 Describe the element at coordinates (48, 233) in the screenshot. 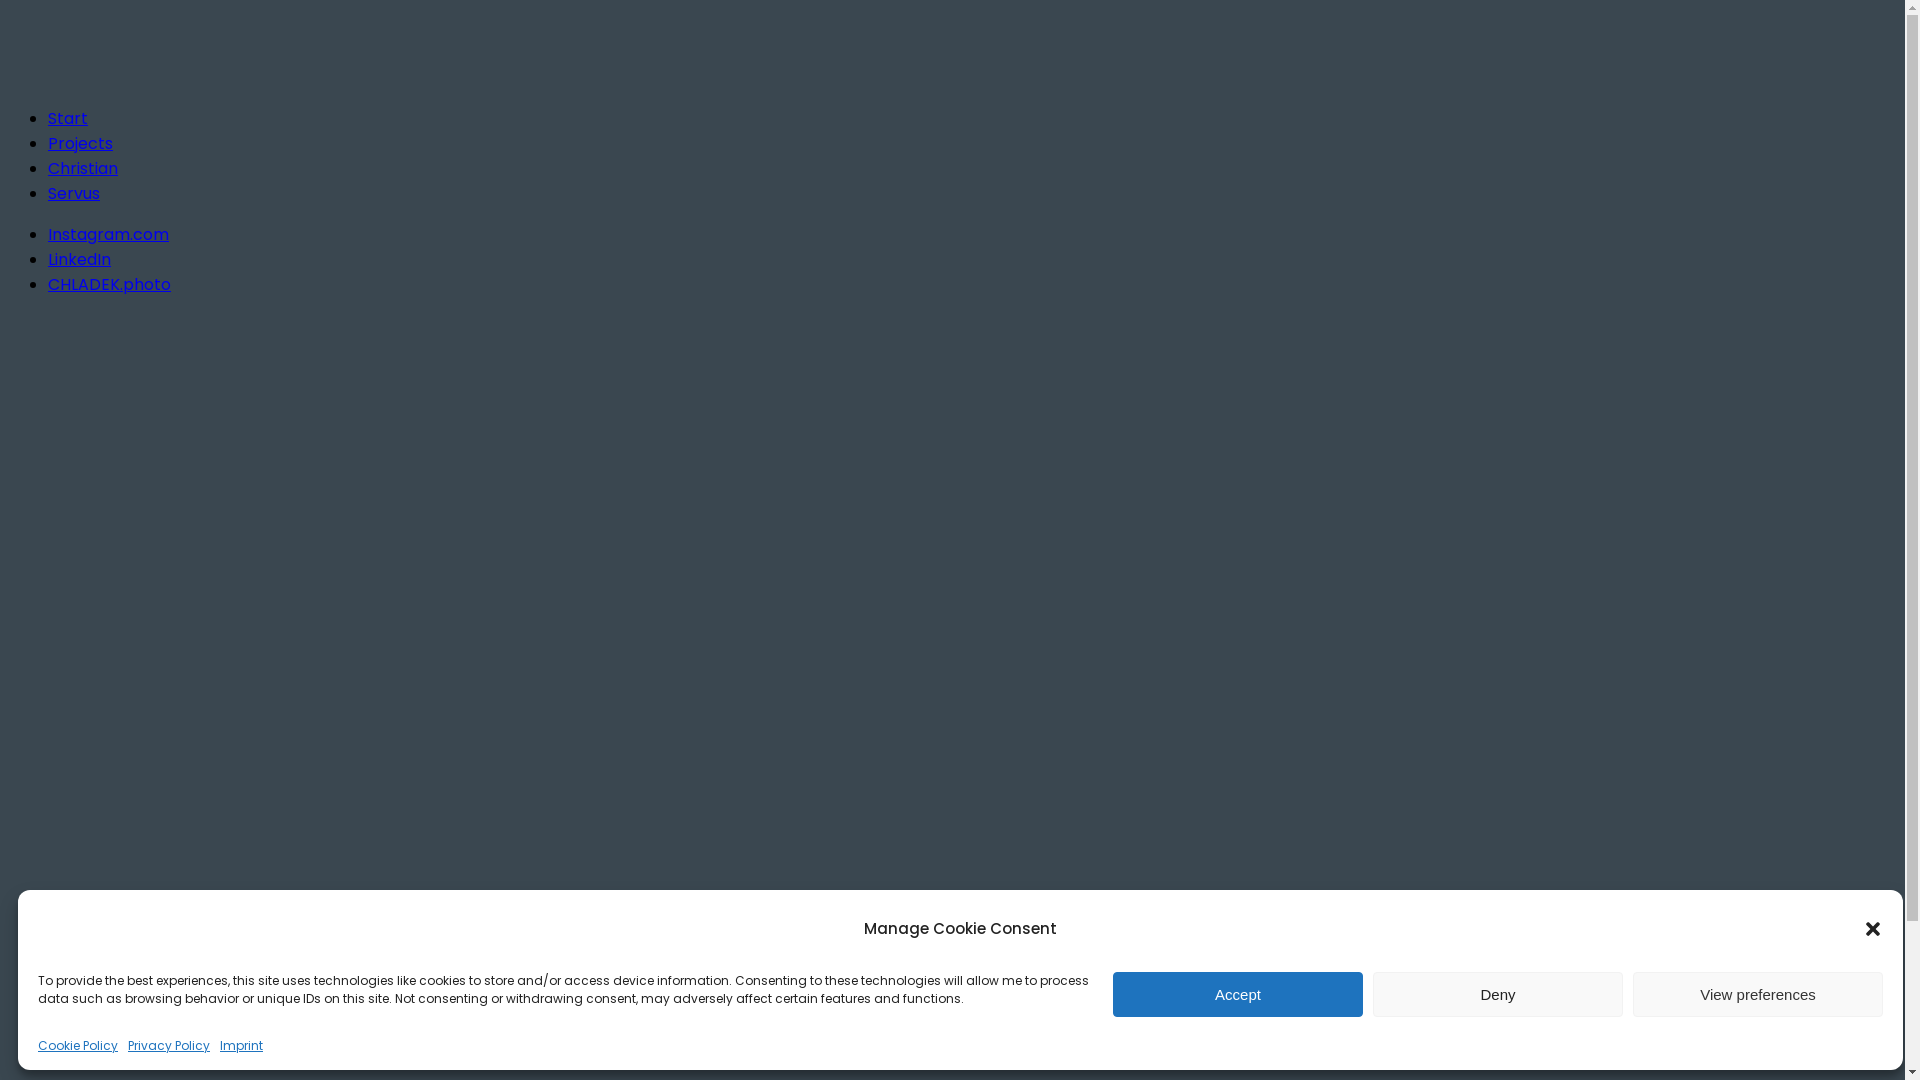

I see `'Instagram.com'` at that location.